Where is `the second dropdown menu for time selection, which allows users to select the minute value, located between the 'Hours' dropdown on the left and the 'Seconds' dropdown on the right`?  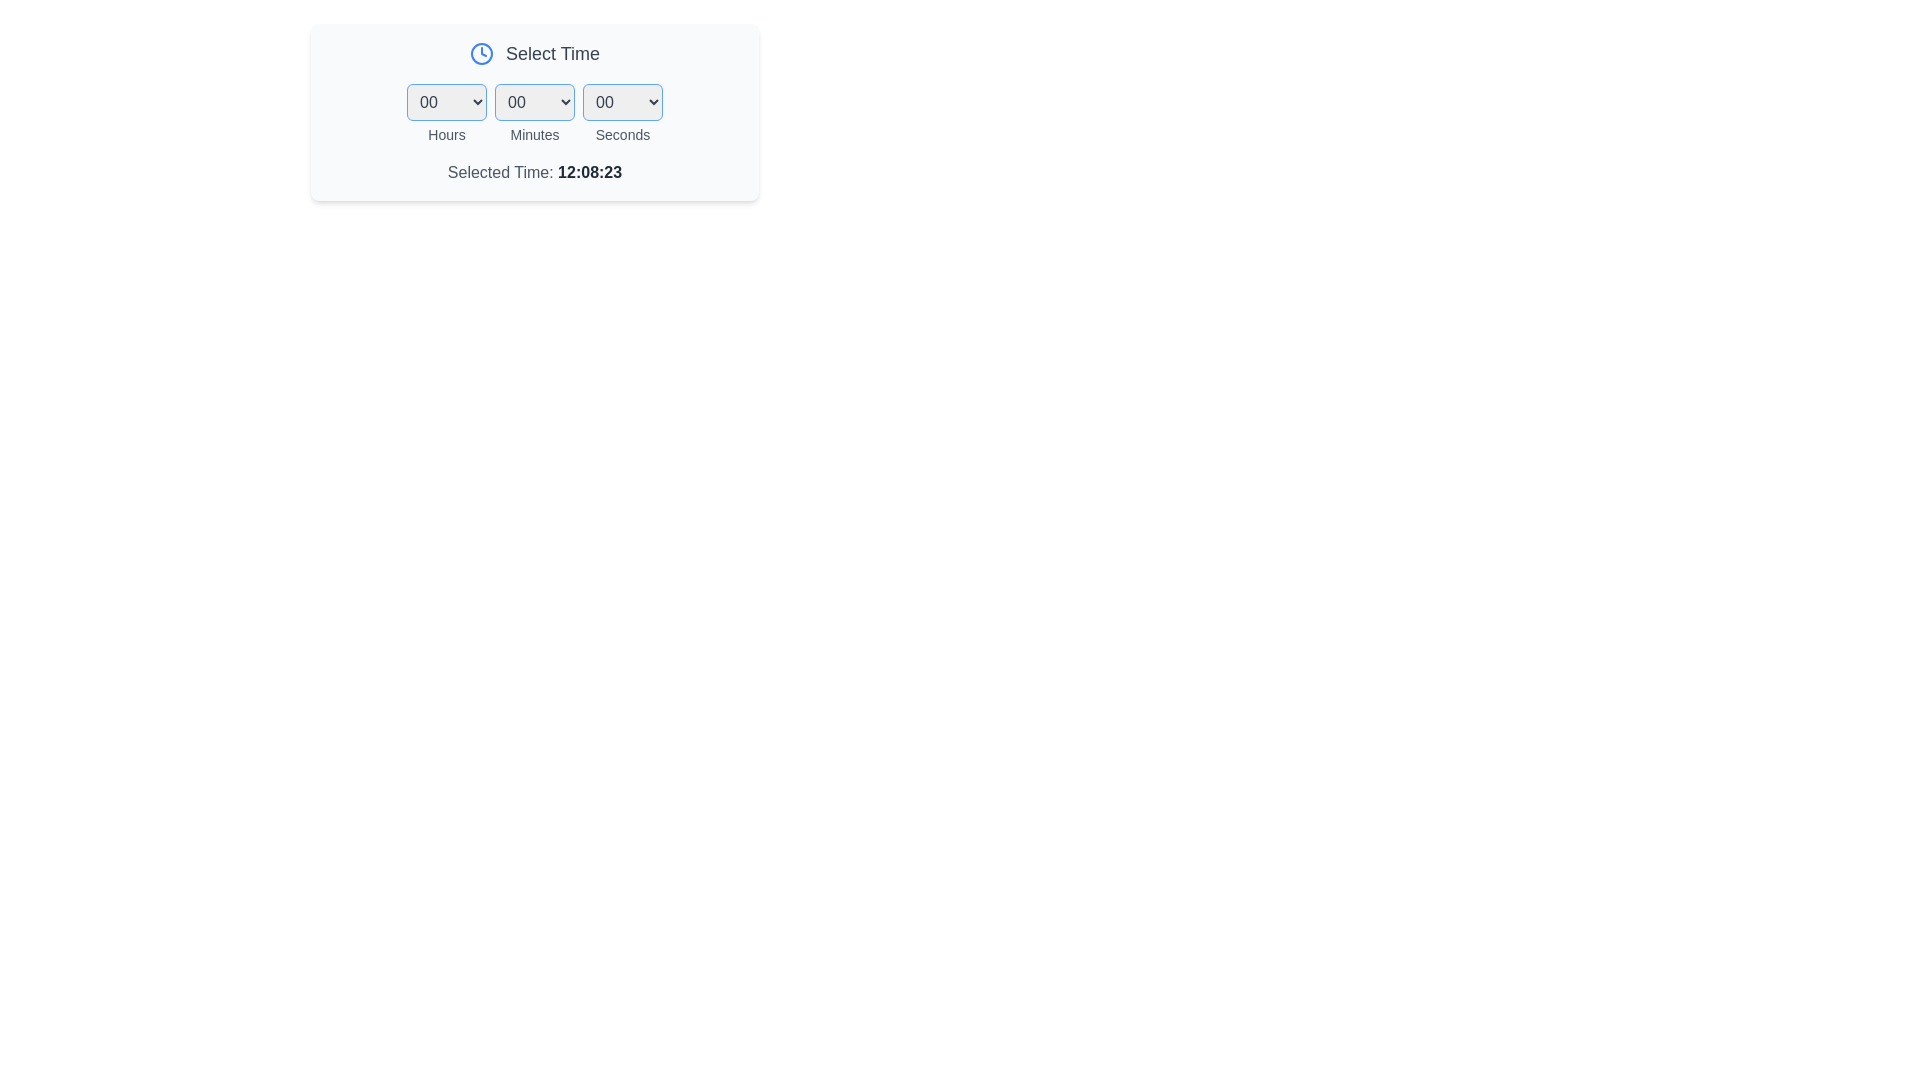
the second dropdown menu for time selection, which allows users to select the minute value, located between the 'Hours' dropdown on the left and the 'Seconds' dropdown on the right is located at coordinates (534, 112).